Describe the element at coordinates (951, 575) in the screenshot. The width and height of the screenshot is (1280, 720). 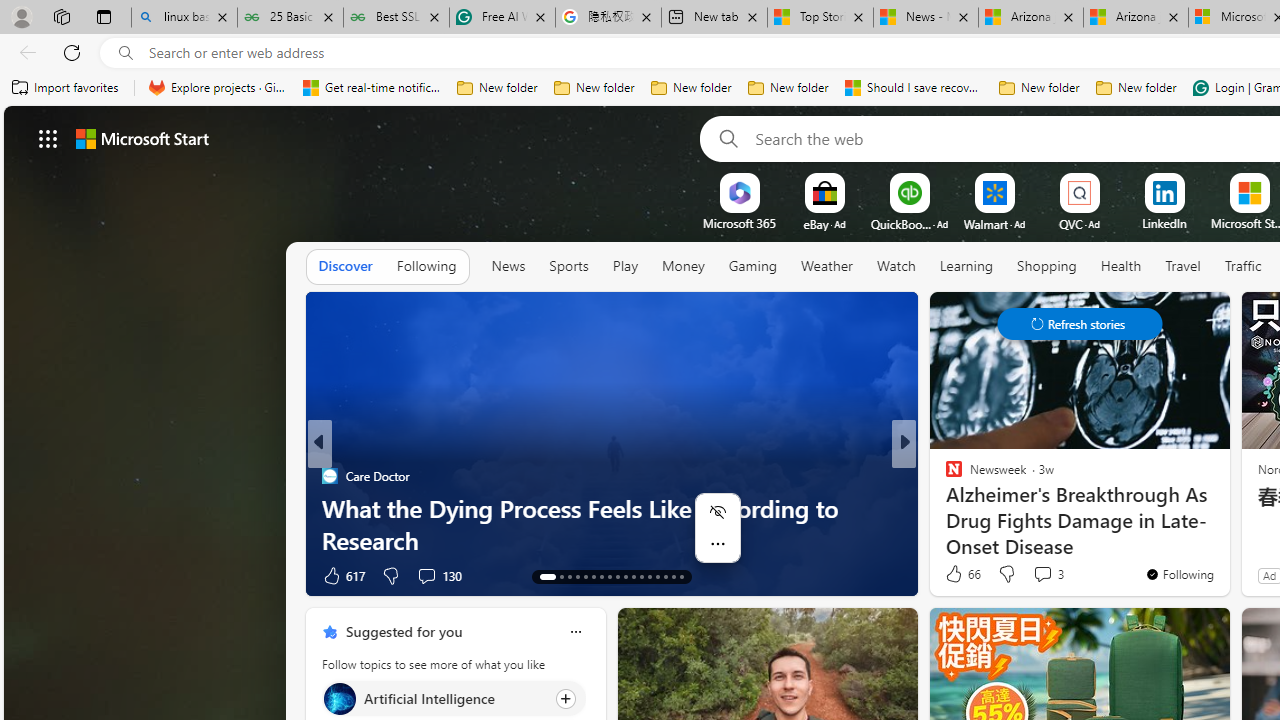
I see `'7 Like'` at that location.